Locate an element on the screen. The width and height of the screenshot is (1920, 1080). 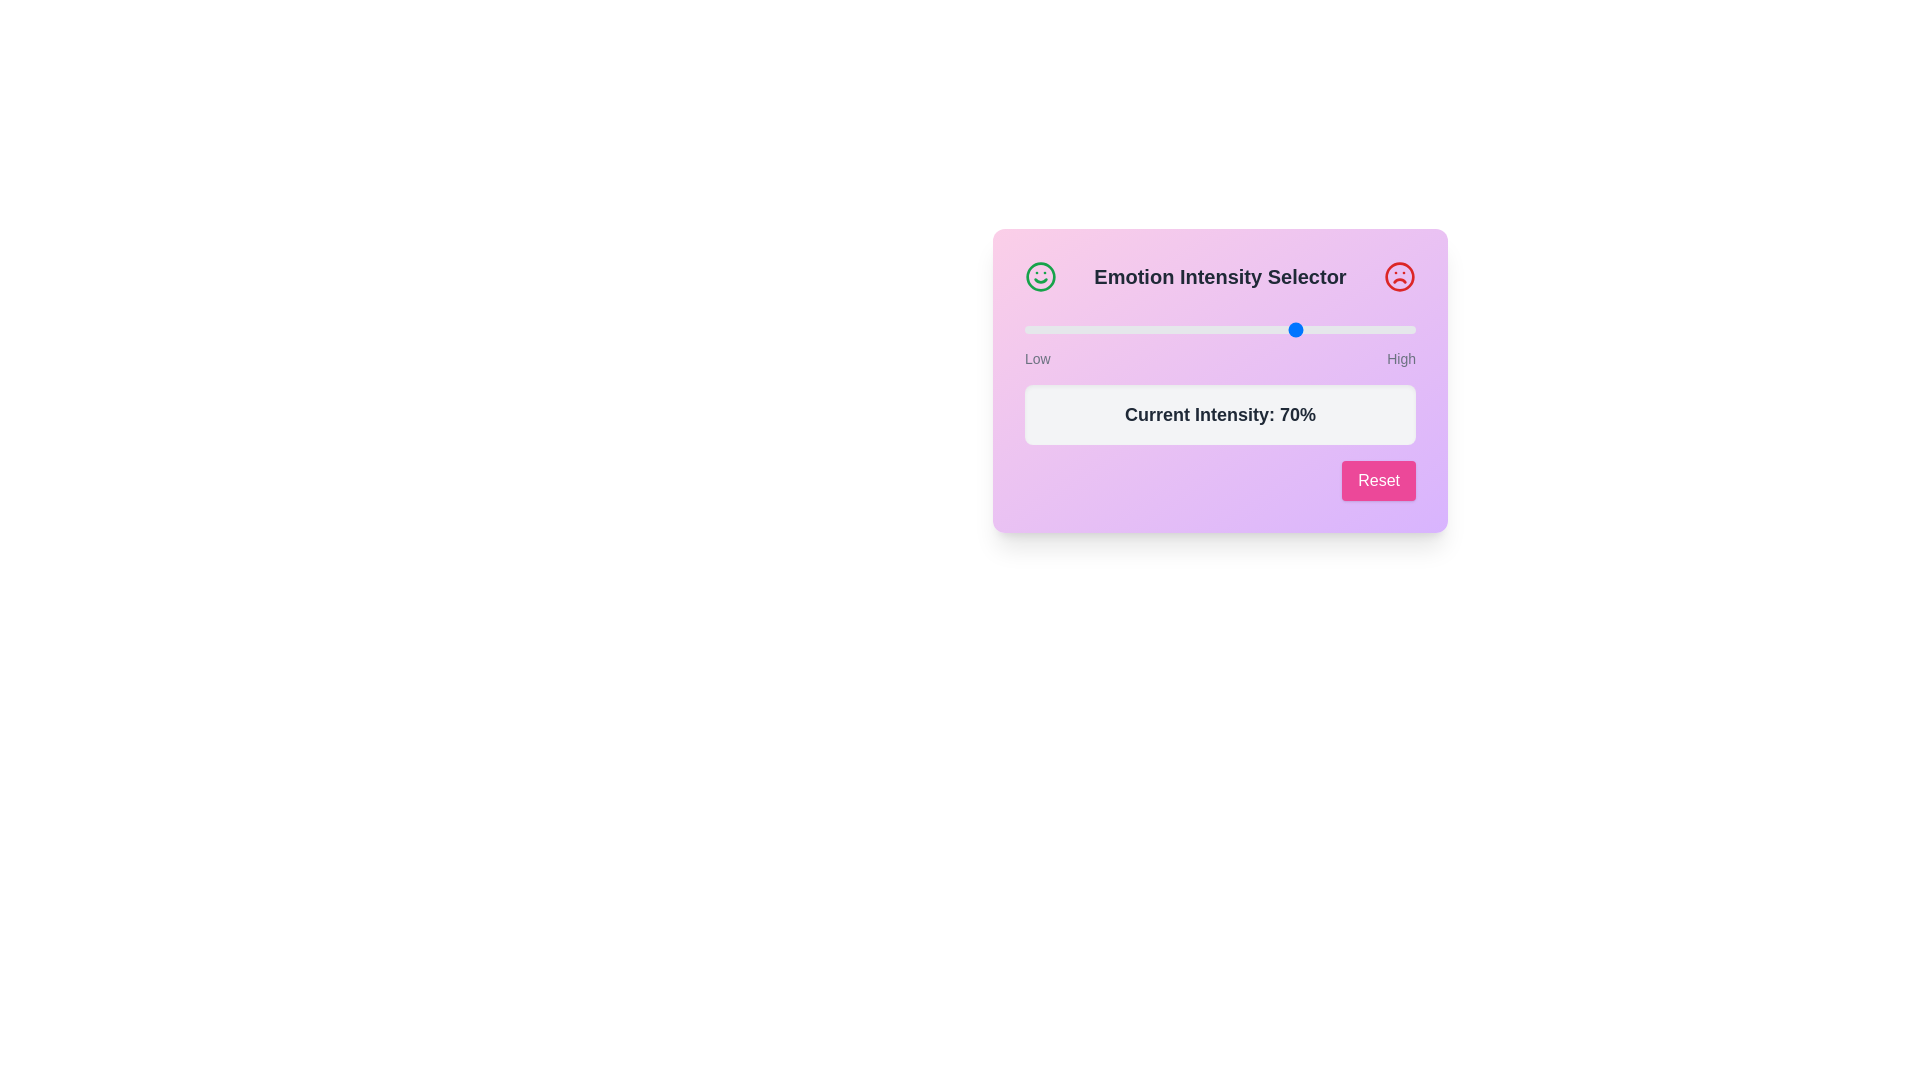
the reset button to reset the intensity value to its default is located at coordinates (1377, 481).